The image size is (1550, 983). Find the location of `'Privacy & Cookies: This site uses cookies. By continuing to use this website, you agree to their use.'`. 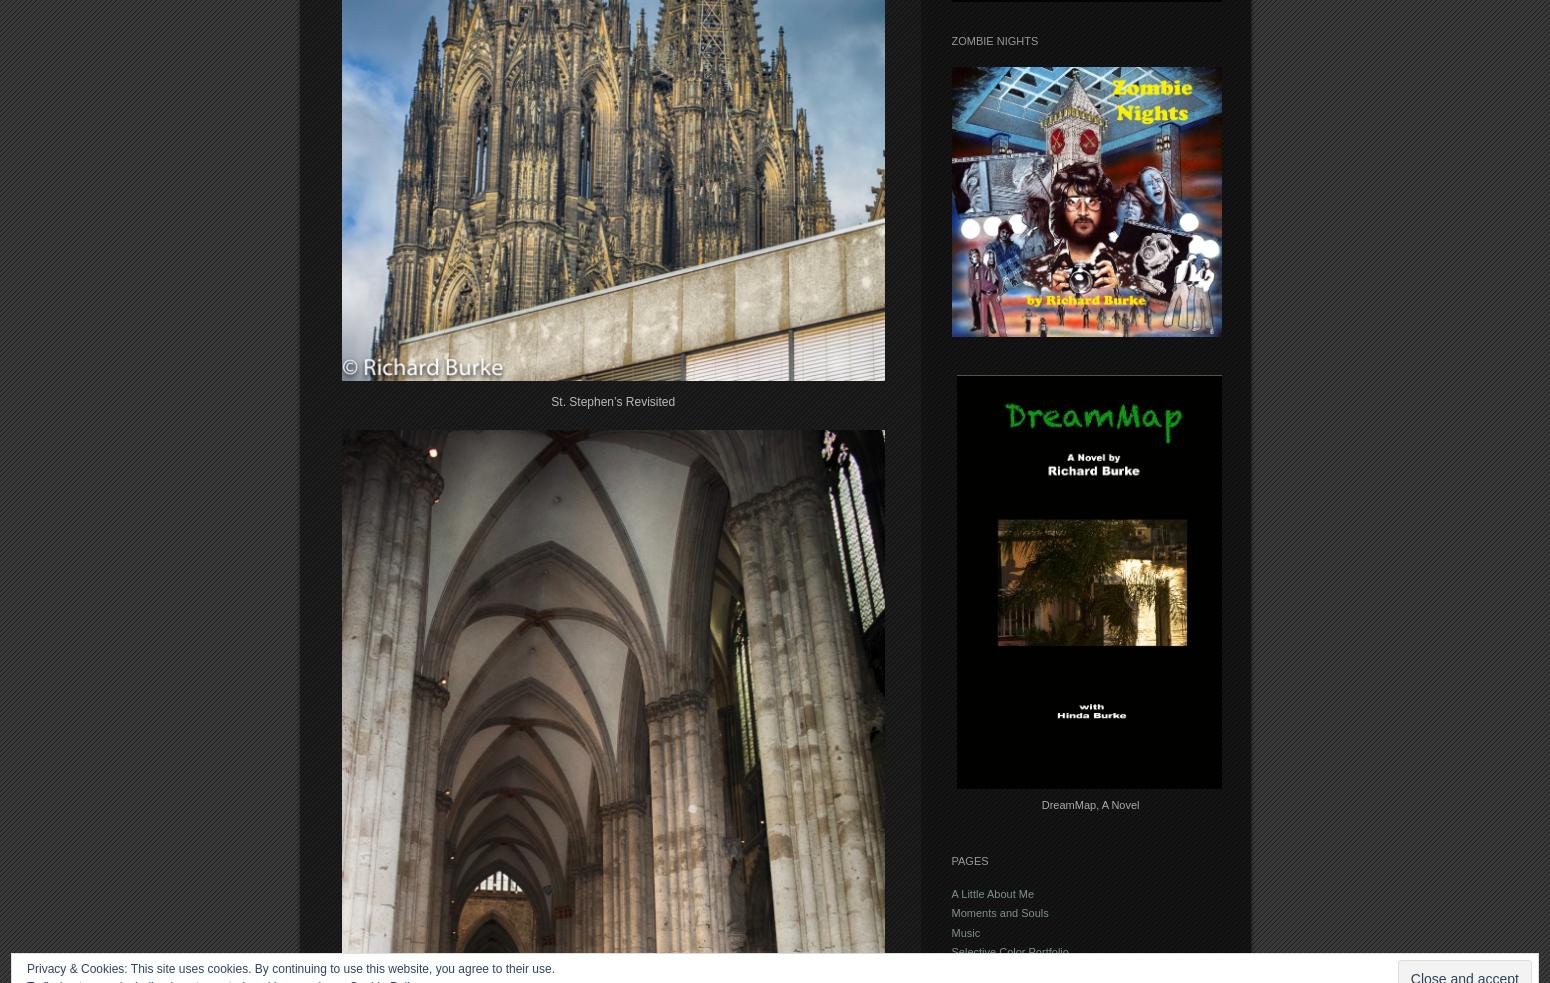

'Privacy & Cookies: This site uses cookies. By continuing to use this website, you agree to their use.' is located at coordinates (290, 969).